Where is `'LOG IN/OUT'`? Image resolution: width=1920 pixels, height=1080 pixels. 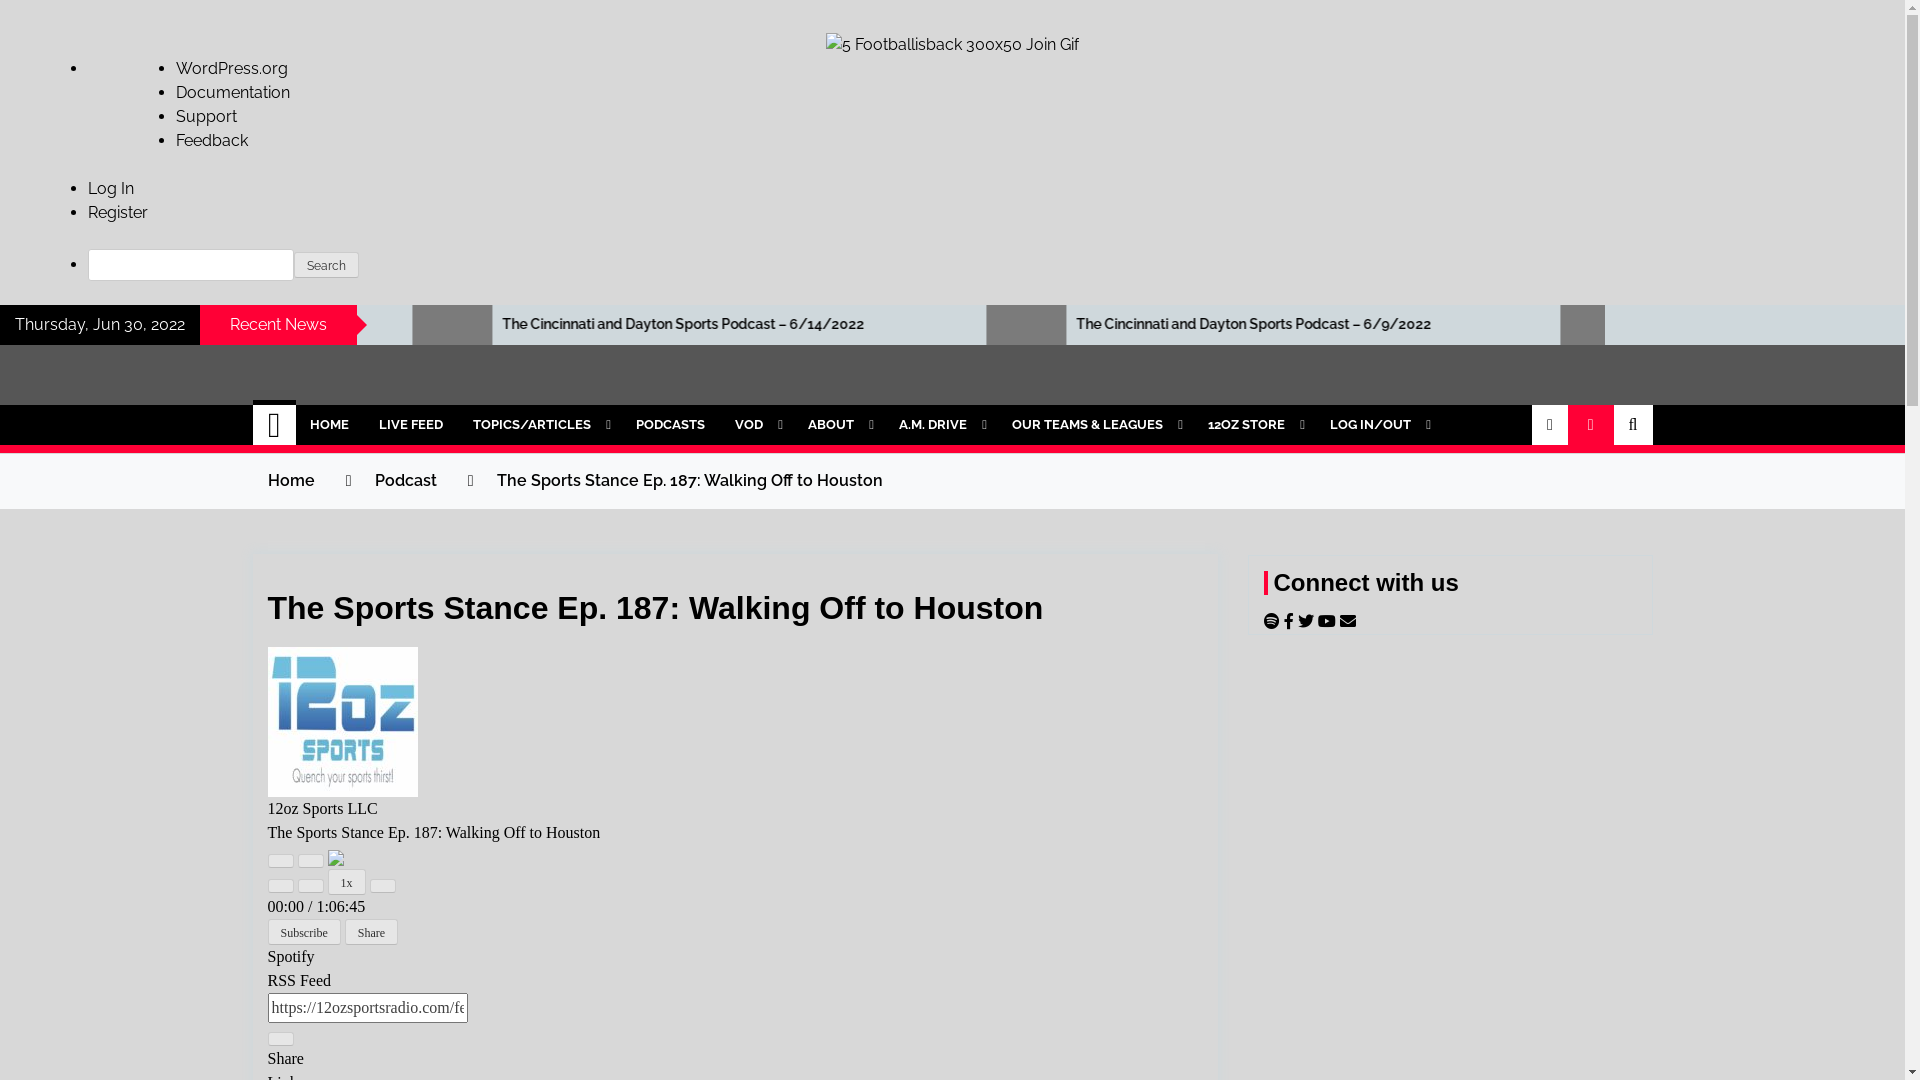 'LOG IN/OUT' is located at coordinates (1376, 423).